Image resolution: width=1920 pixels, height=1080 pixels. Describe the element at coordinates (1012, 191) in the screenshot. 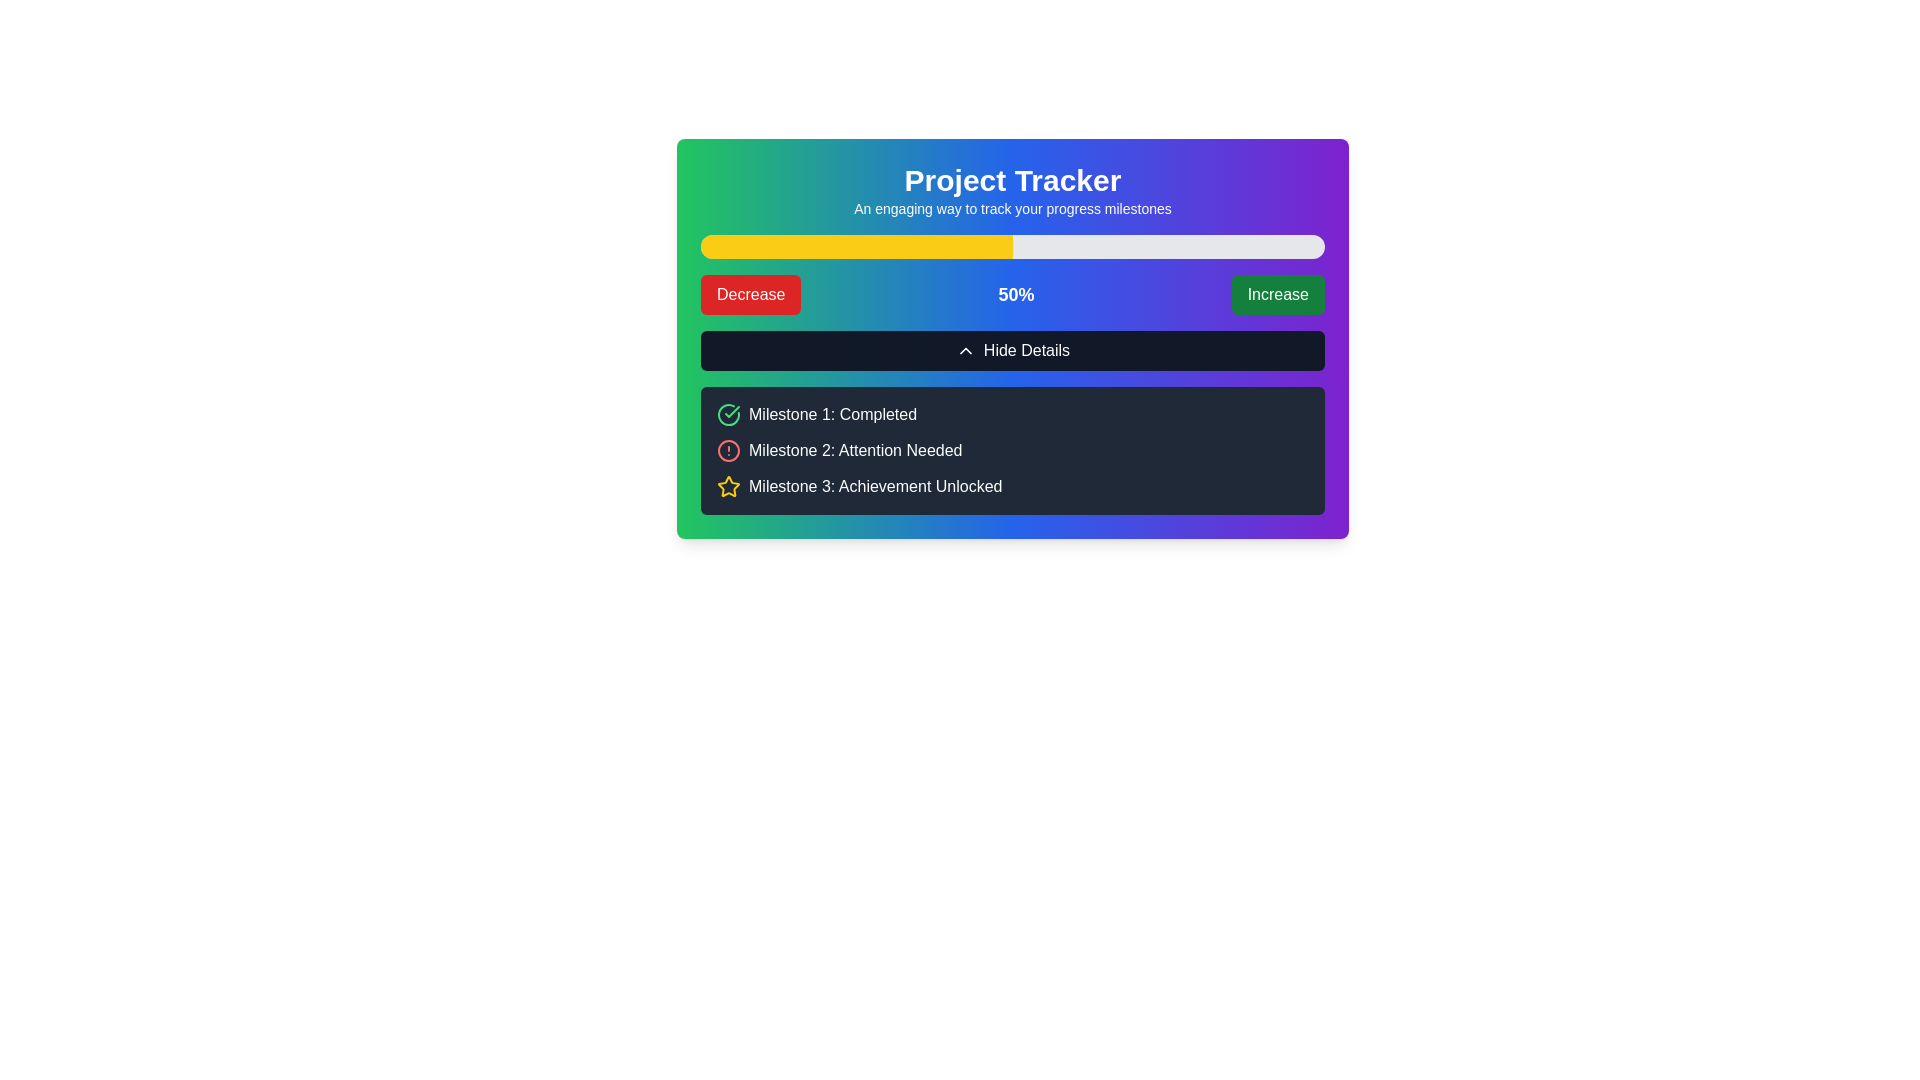

I see `the 'Project Tracker' text block, which is prominently displayed in a colorful gradient header and contains a bold title and a subtitle` at that location.